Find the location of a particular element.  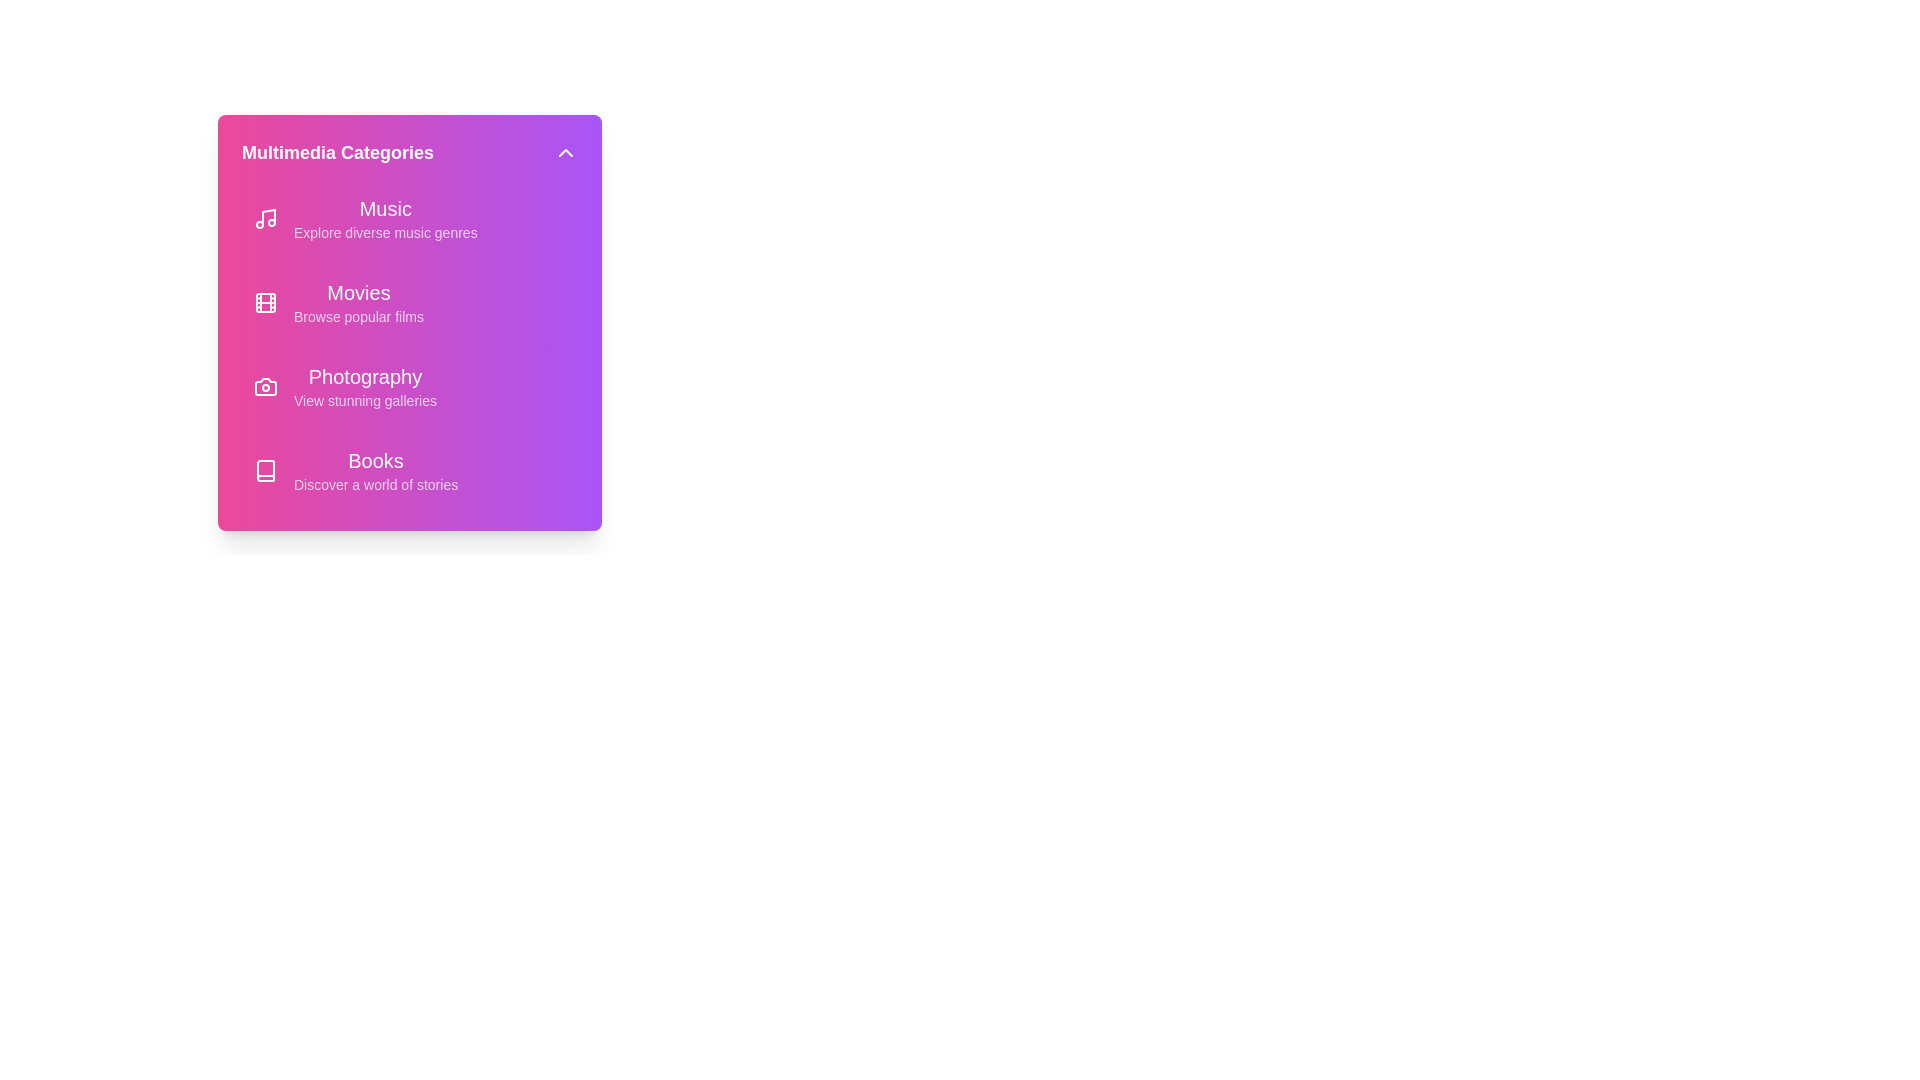

the header area of the menu to toggle its visibility is located at coordinates (408, 152).